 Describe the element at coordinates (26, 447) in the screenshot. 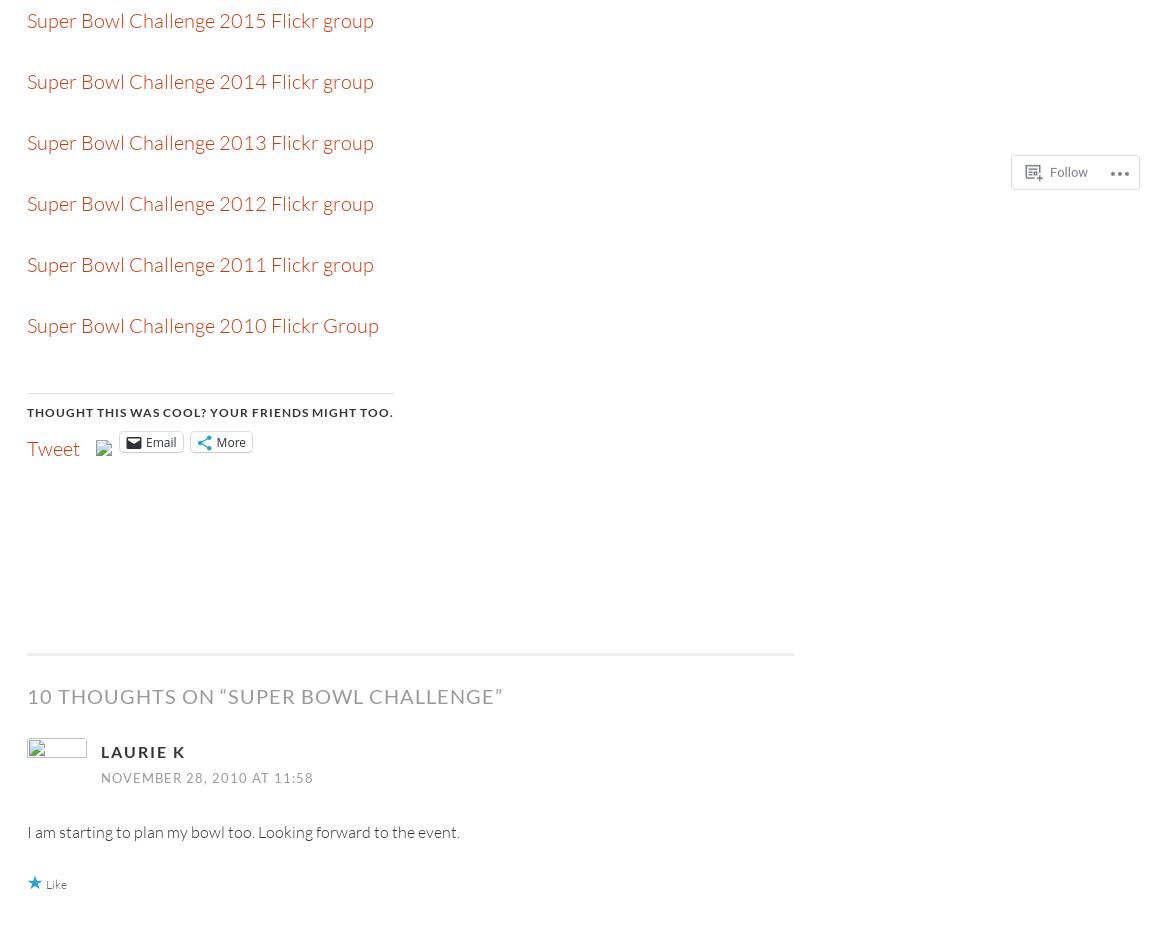

I see `'Tweet'` at that location.